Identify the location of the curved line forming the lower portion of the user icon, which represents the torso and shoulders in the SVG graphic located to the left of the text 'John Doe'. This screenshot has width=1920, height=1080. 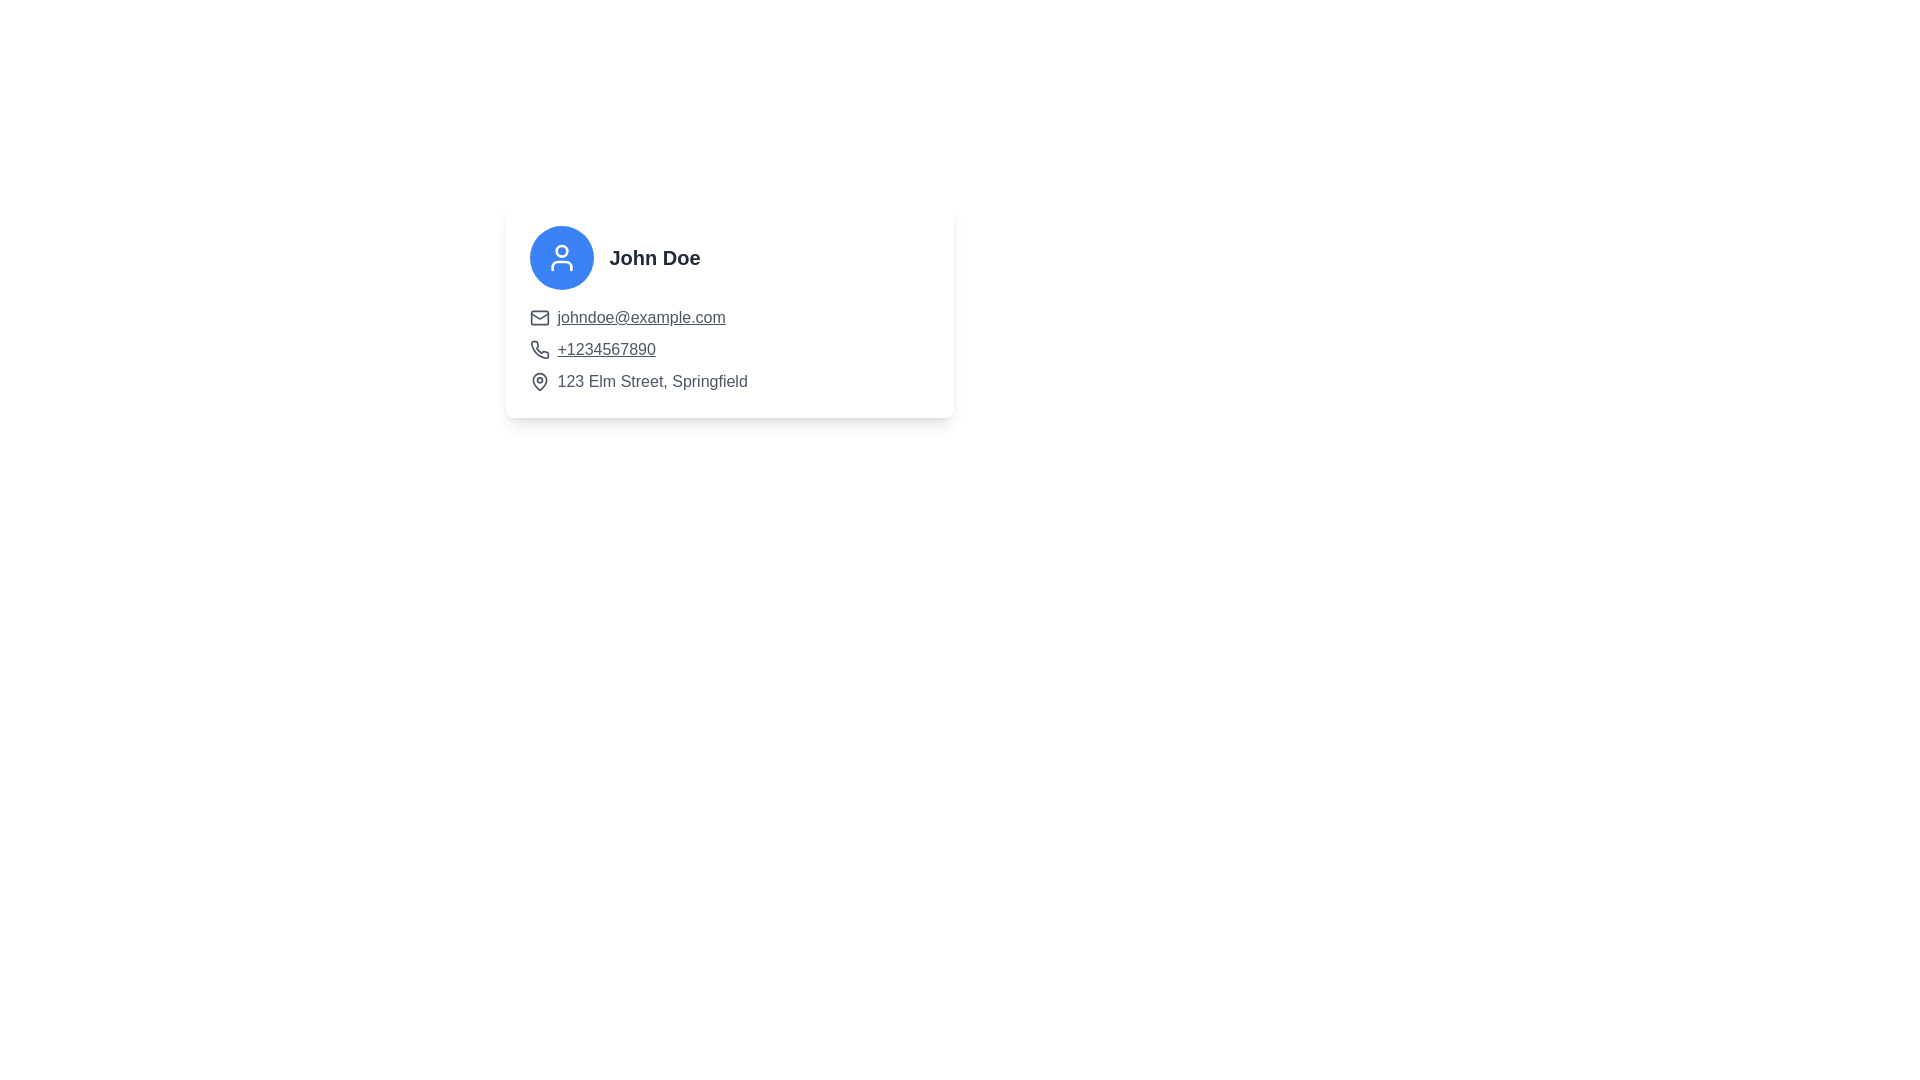
(560, 265).